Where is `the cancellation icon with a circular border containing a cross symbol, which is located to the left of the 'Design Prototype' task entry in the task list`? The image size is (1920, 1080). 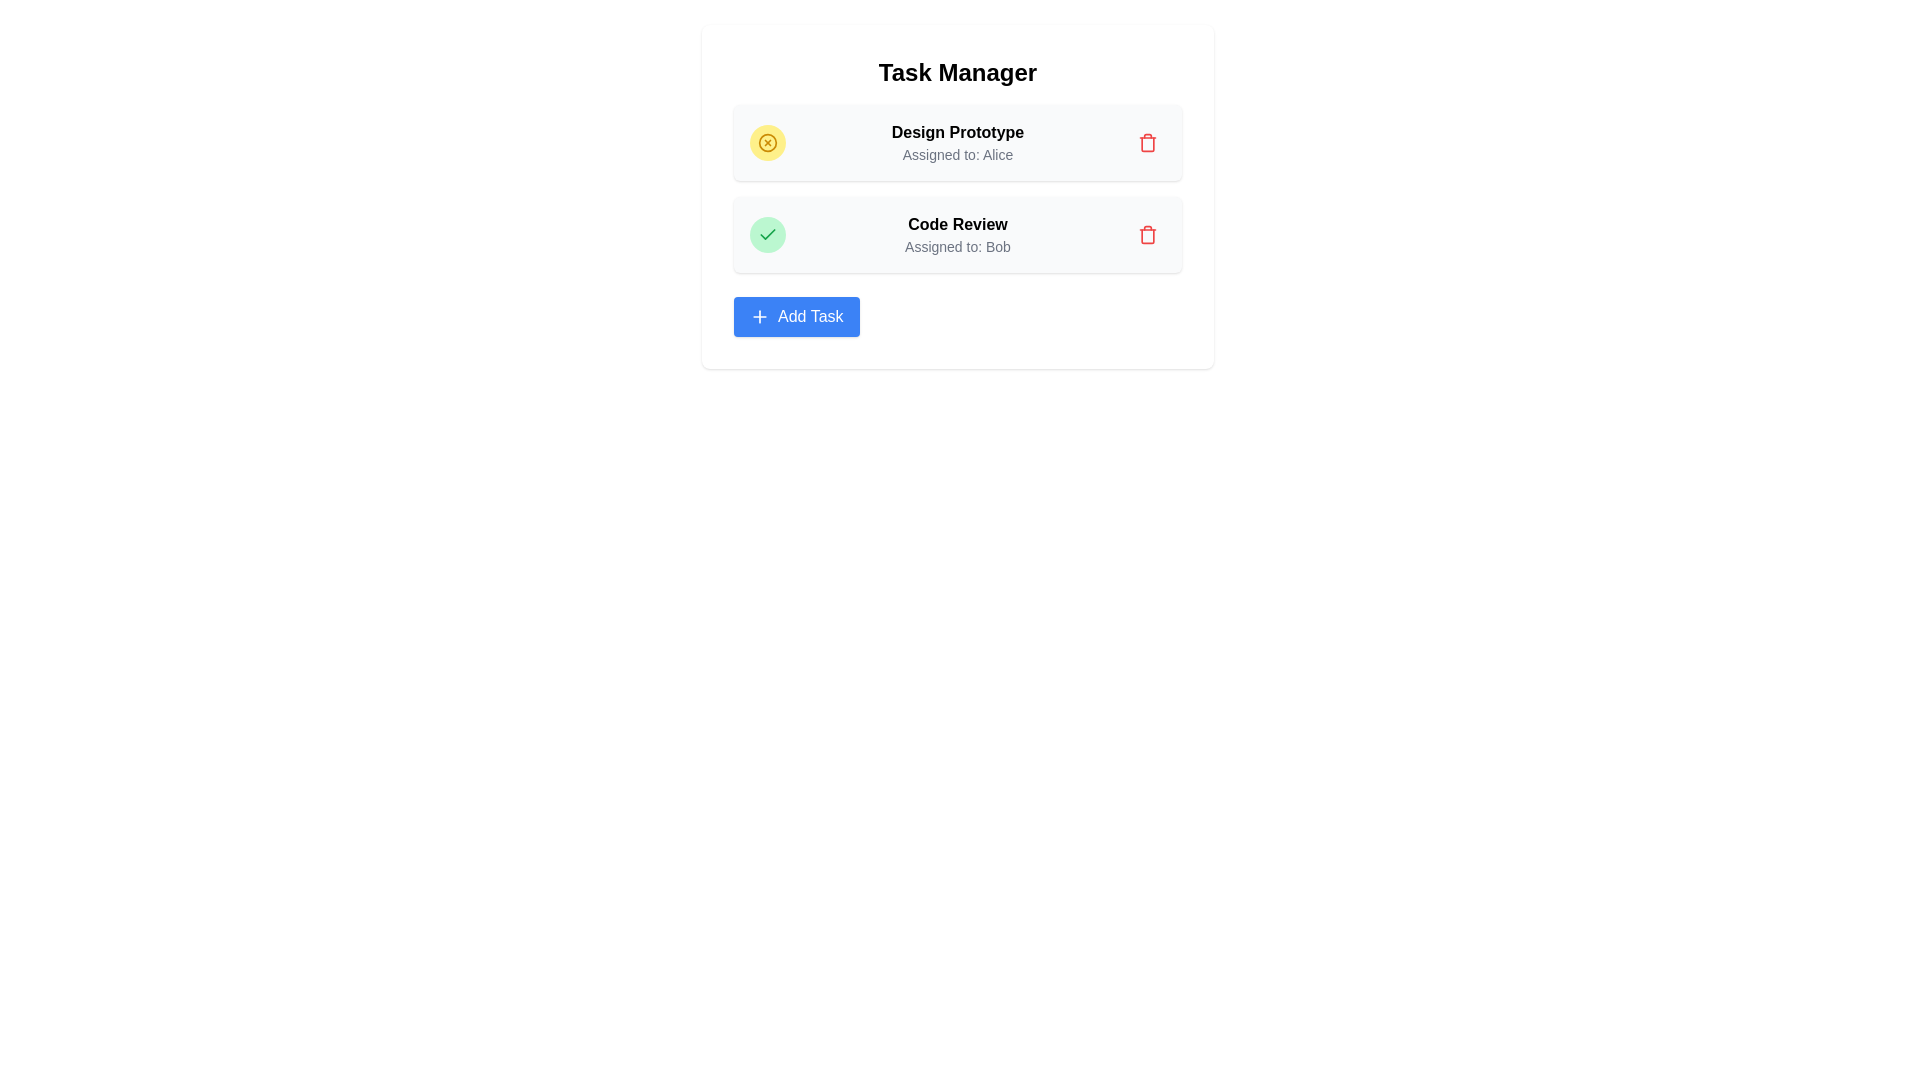 the cancellation icon with a circular border containing a cross symbol, which is located to the left of the 'Design Prototype' task entry in the task list is located at coordinates (767, 141).